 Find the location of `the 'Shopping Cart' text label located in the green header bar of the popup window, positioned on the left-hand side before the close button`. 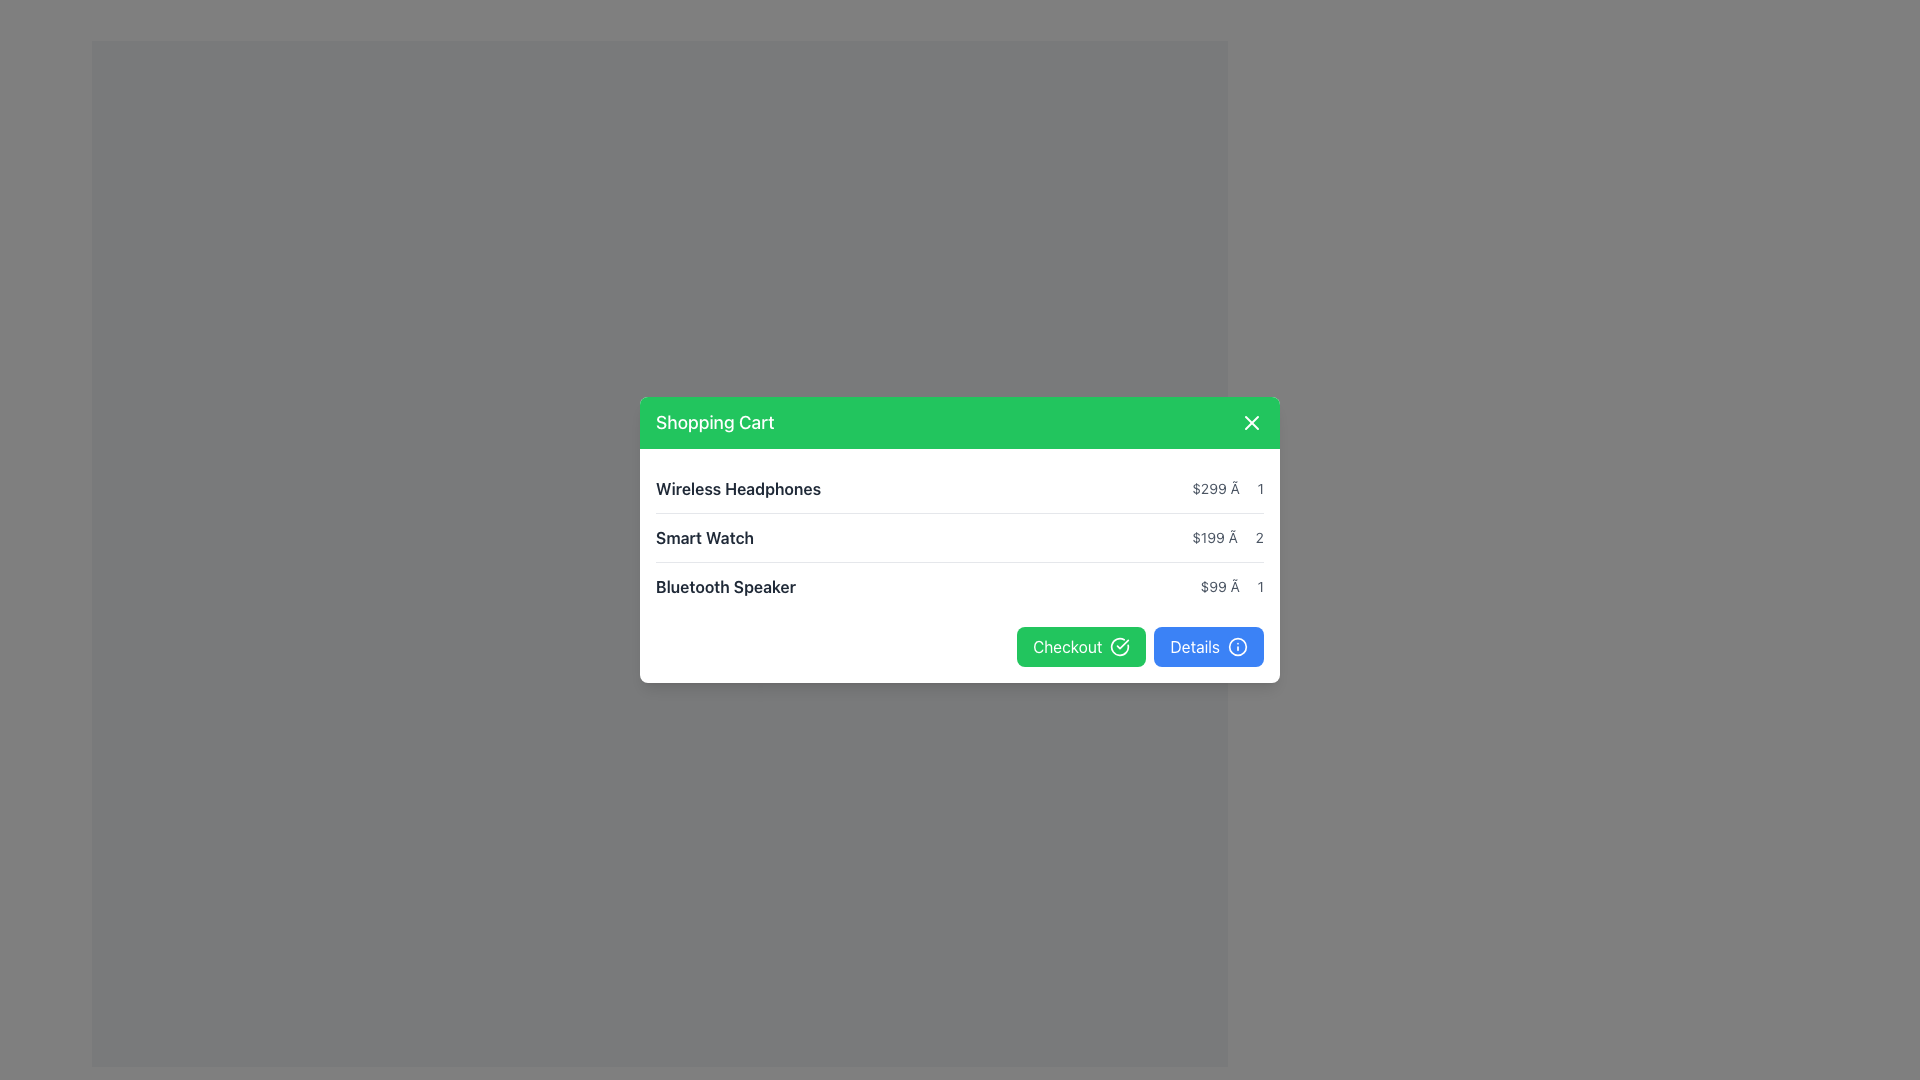

the 'Shopping Cart' text label located in the green header bar of the popup window, positioned on the left-hand side before the close button is located at coordinates (715, 422).